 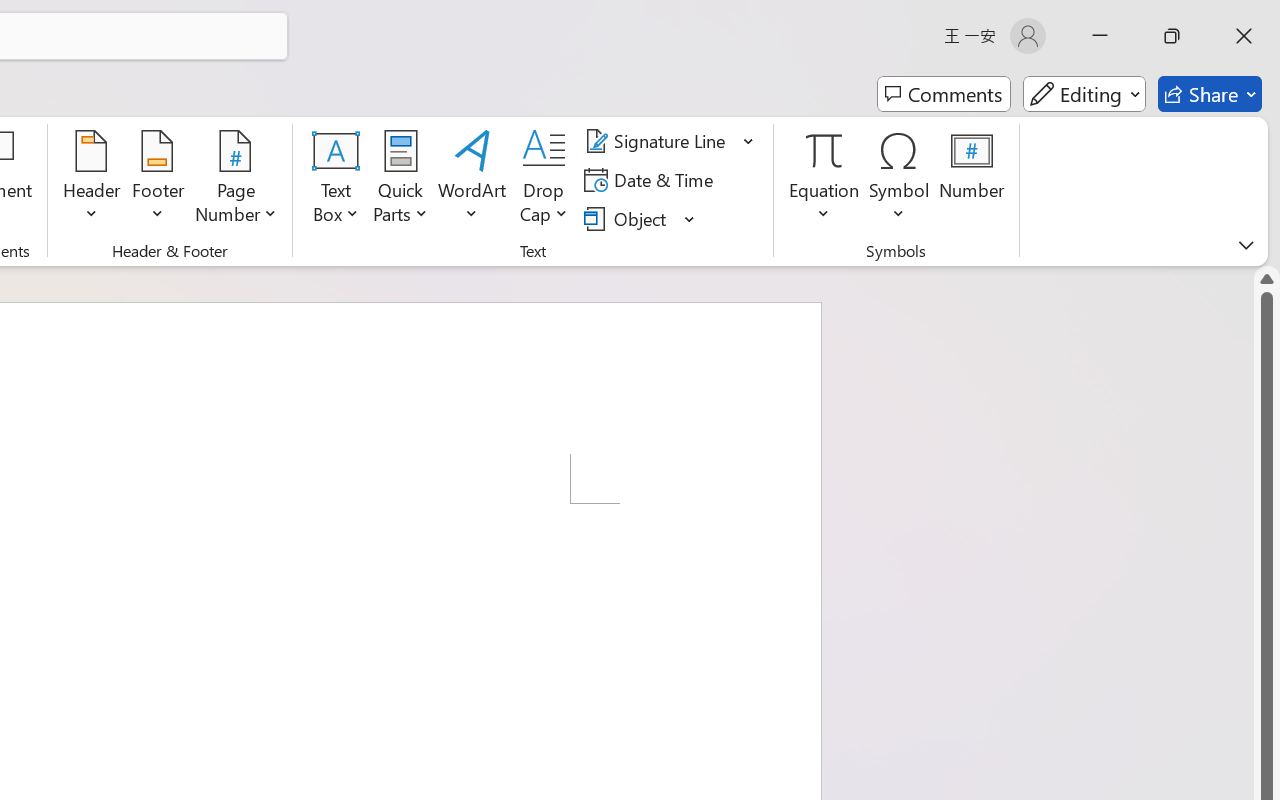 I want to click on 'Mode', so click(x=1083, y=94).